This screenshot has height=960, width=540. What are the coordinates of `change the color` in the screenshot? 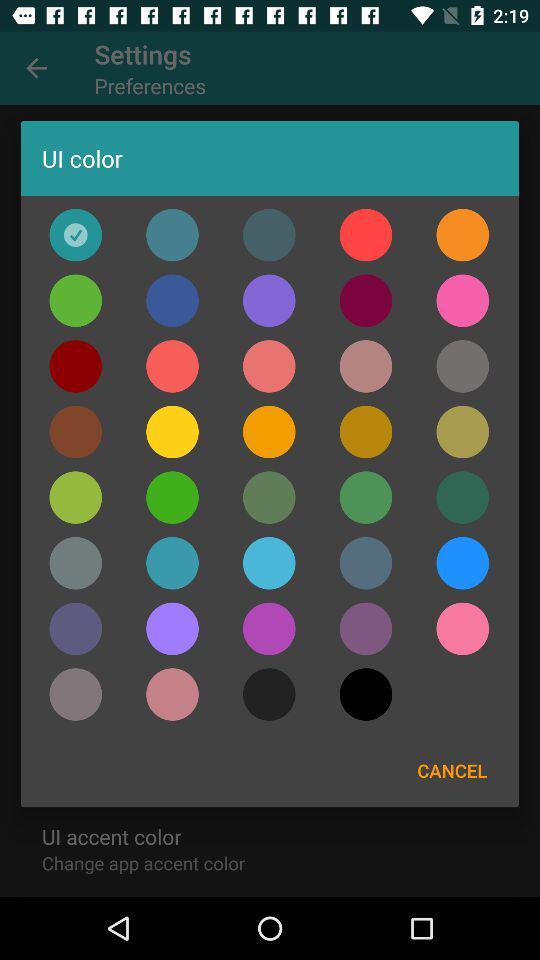 It's located at (365, 365).